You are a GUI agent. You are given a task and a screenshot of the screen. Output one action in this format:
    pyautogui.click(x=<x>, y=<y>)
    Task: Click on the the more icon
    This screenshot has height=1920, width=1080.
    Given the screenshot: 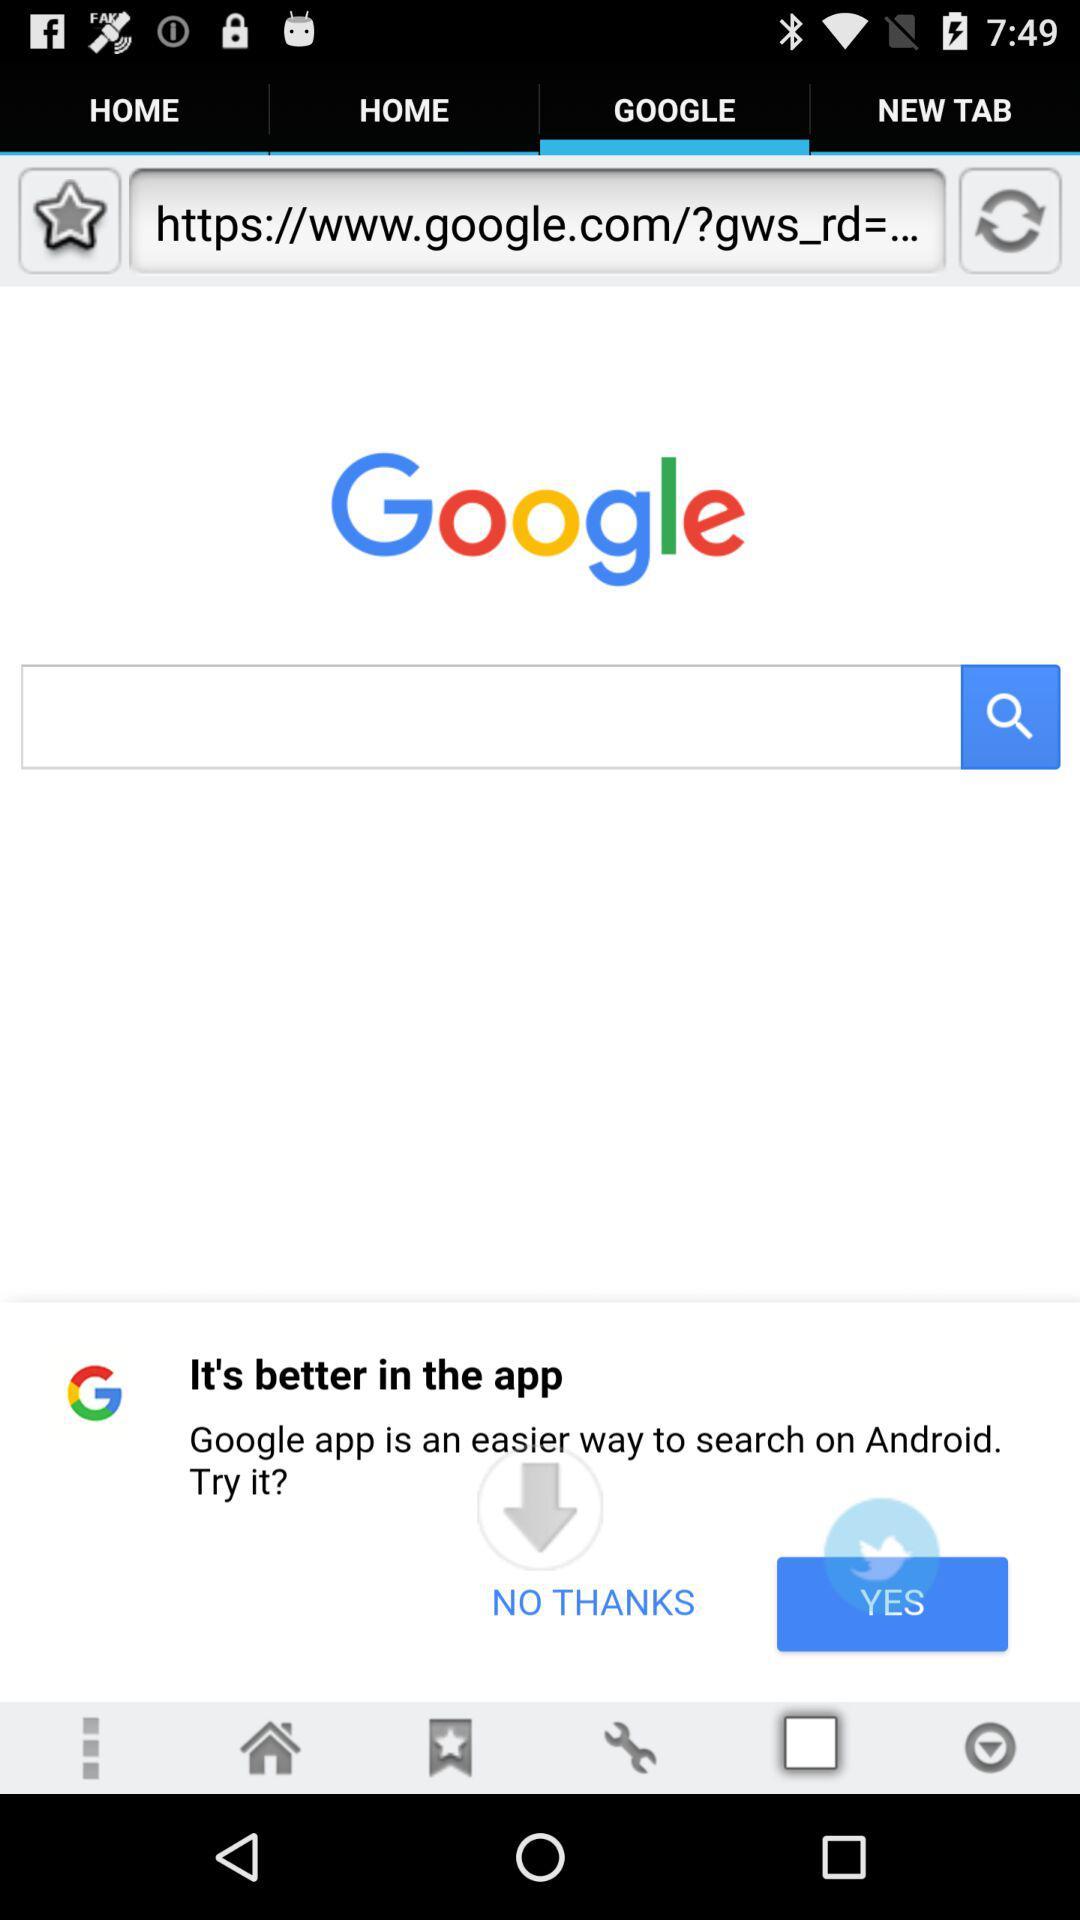 What is the action you would take?
    pyautogui.click(x=88, y=1869)
    